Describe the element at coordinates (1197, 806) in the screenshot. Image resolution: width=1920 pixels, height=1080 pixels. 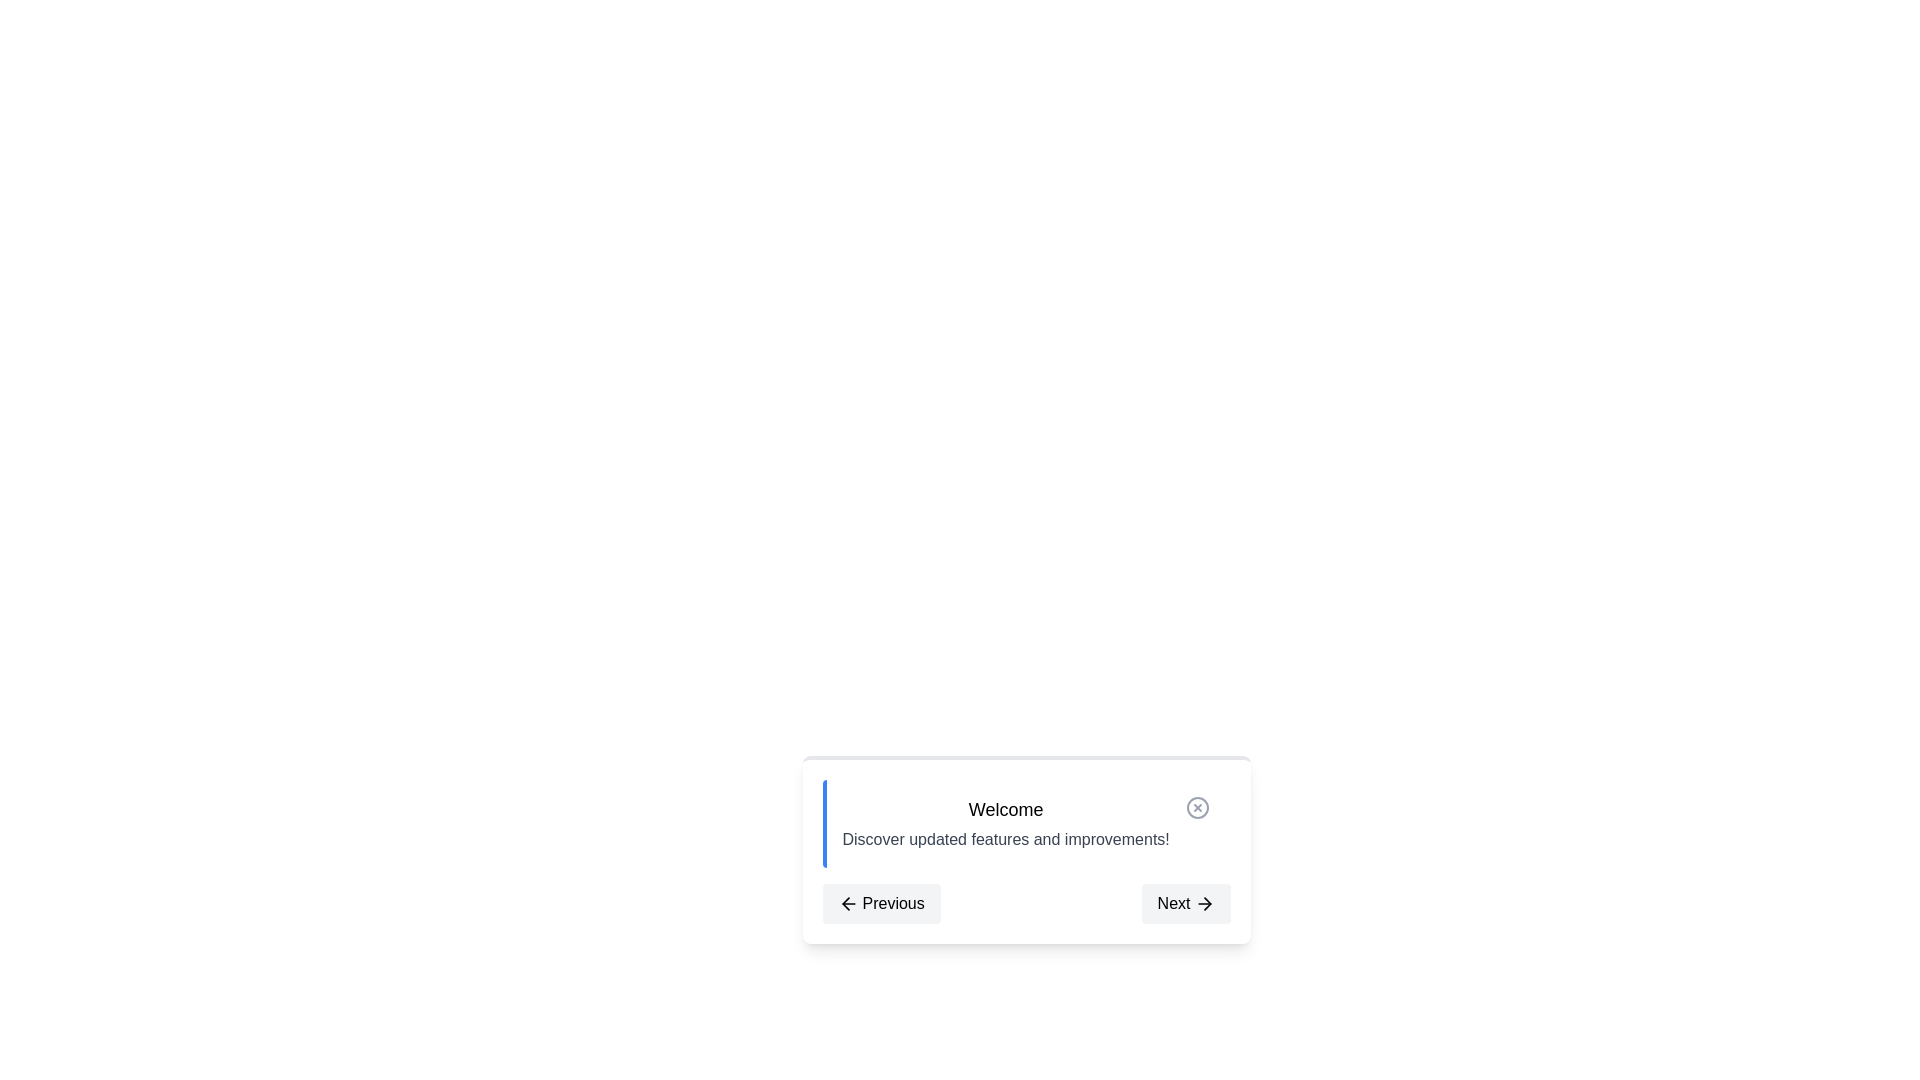
I see `the circular button with a cross in the center located in the top-right corner of the notification panel` at that location.